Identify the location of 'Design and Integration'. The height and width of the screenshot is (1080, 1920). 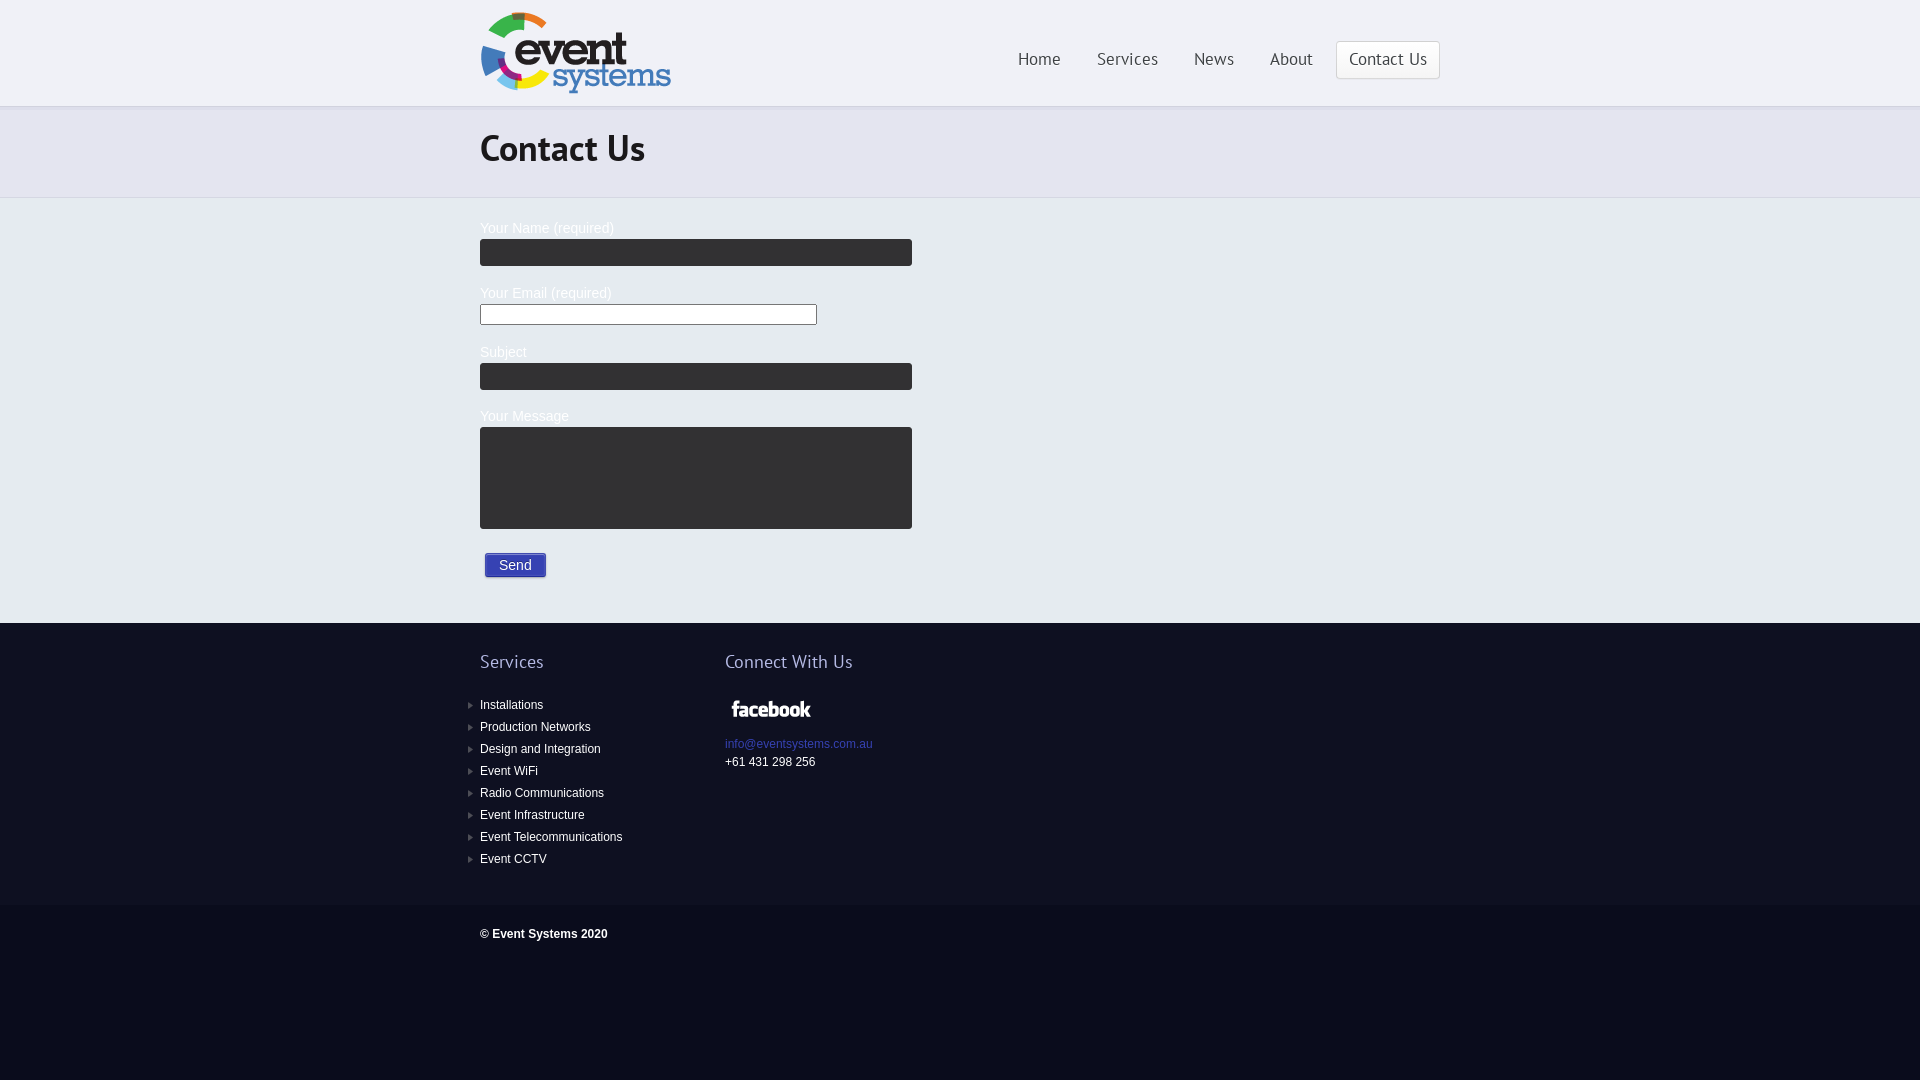
(540, 748).